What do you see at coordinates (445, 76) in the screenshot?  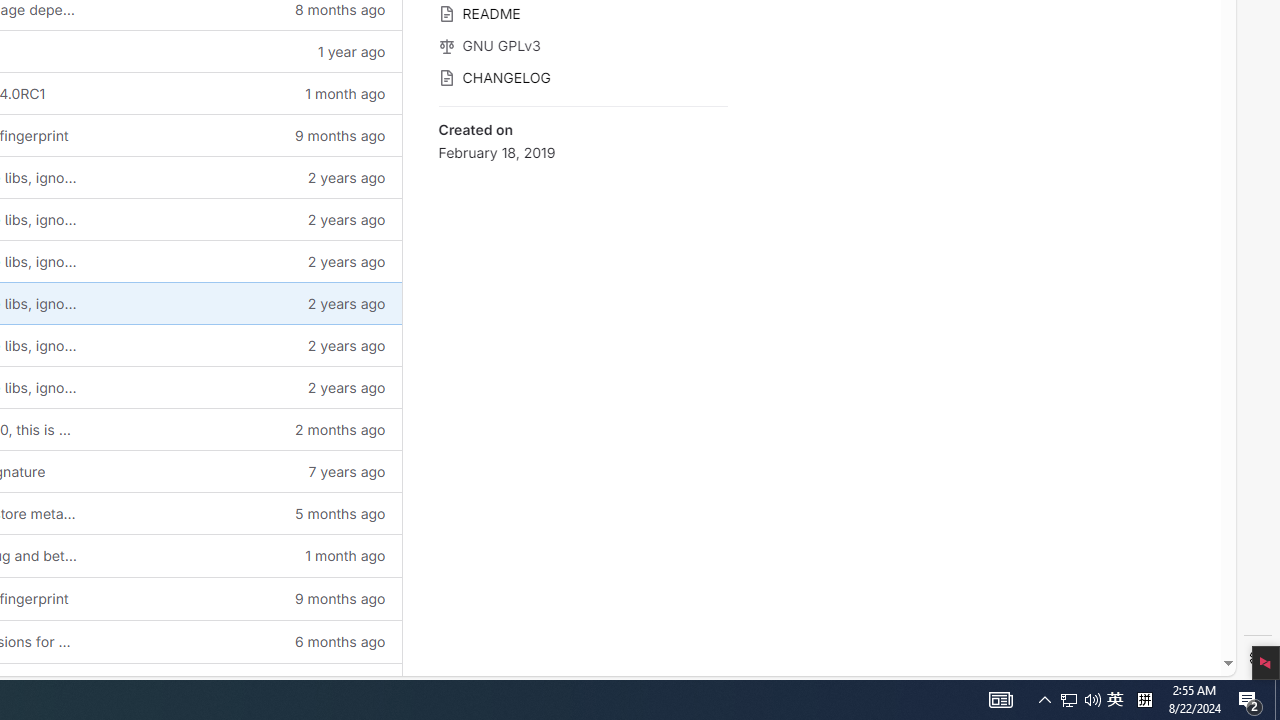 I see `'Class: s16 icon gl-mr-3 gl-text-gray-500'` at bounding box center [445, 76].